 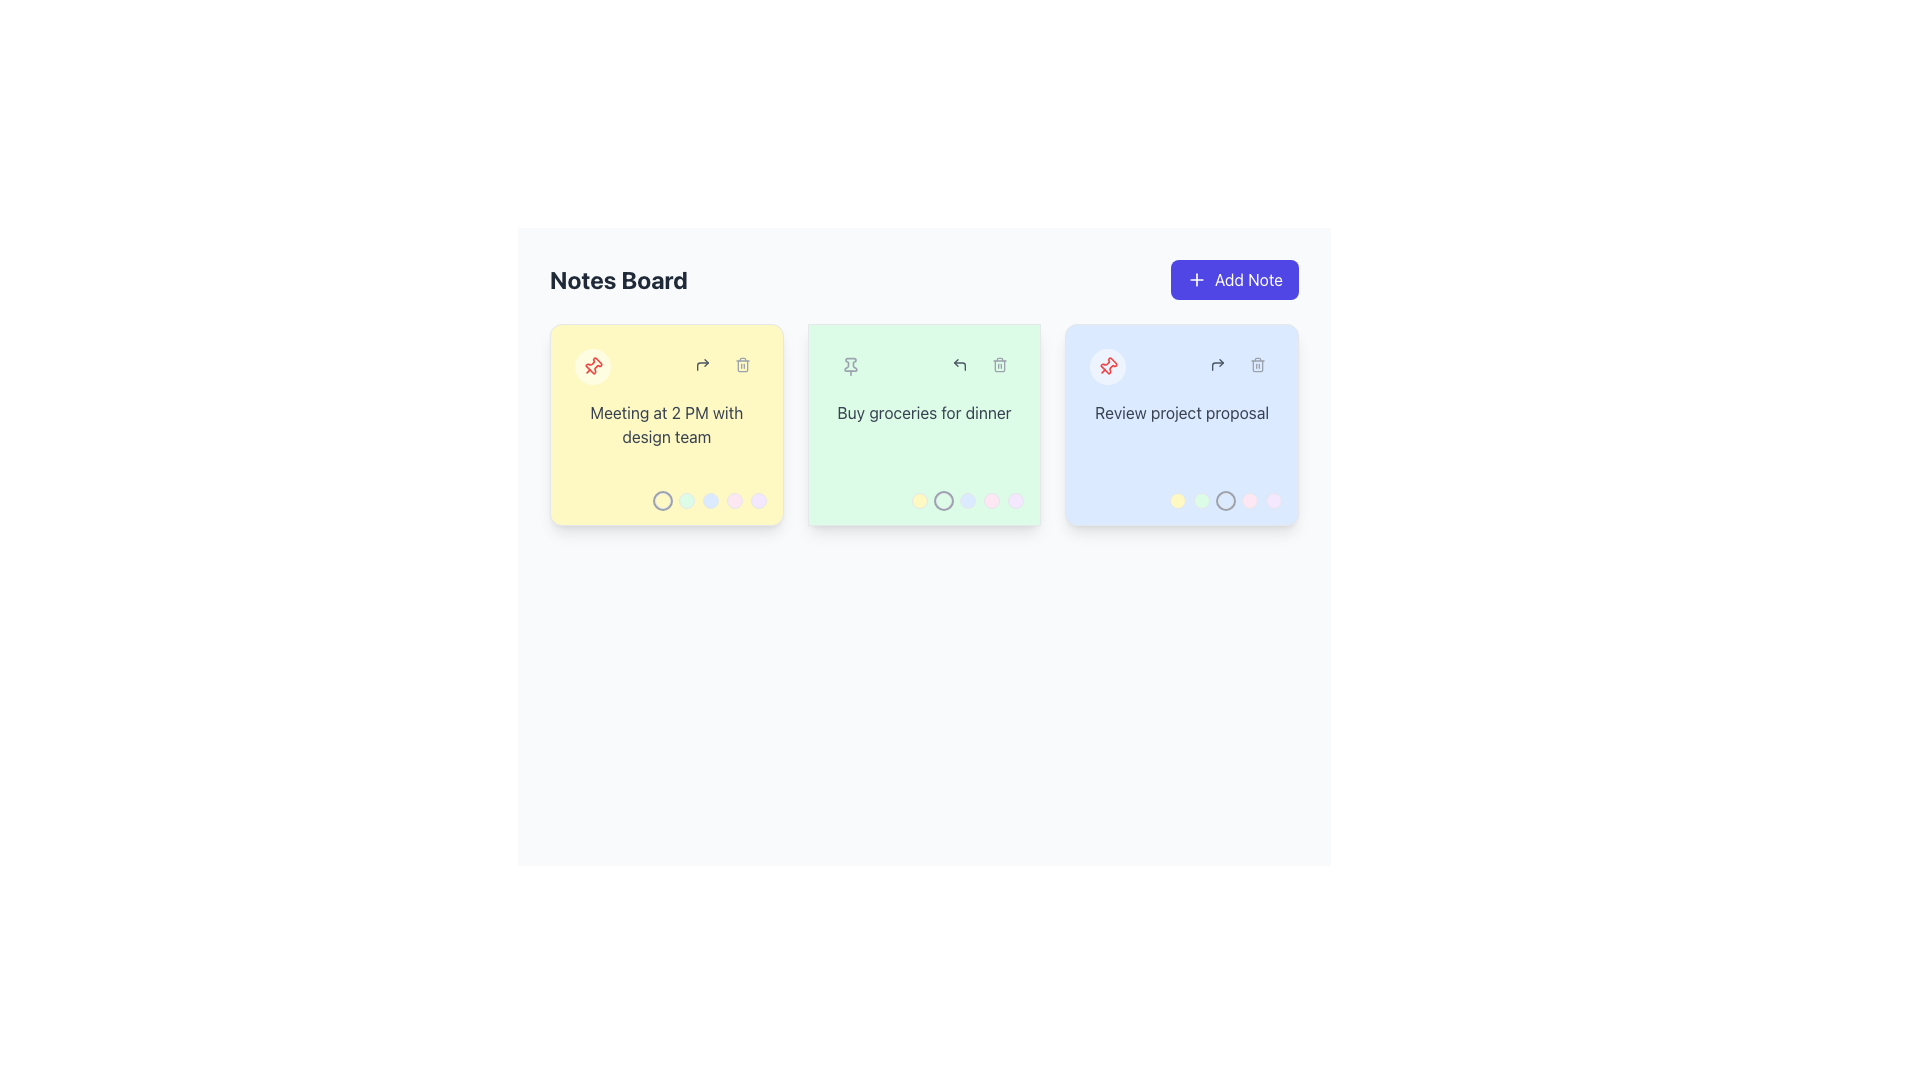 I want to click on the 'Add Note' button located on the right side of the 'Notes Board' header section, so click(x=1232, y=280).